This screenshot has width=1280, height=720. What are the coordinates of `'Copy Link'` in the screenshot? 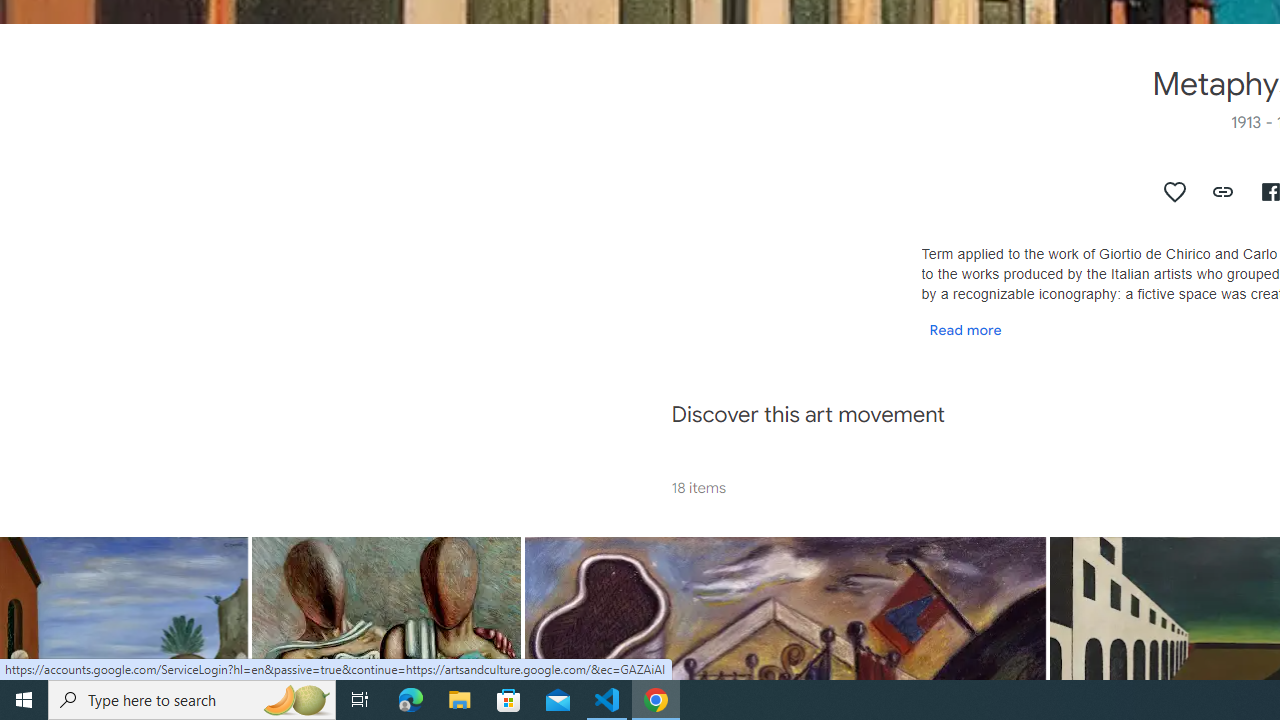 It's located at (1222, 191).